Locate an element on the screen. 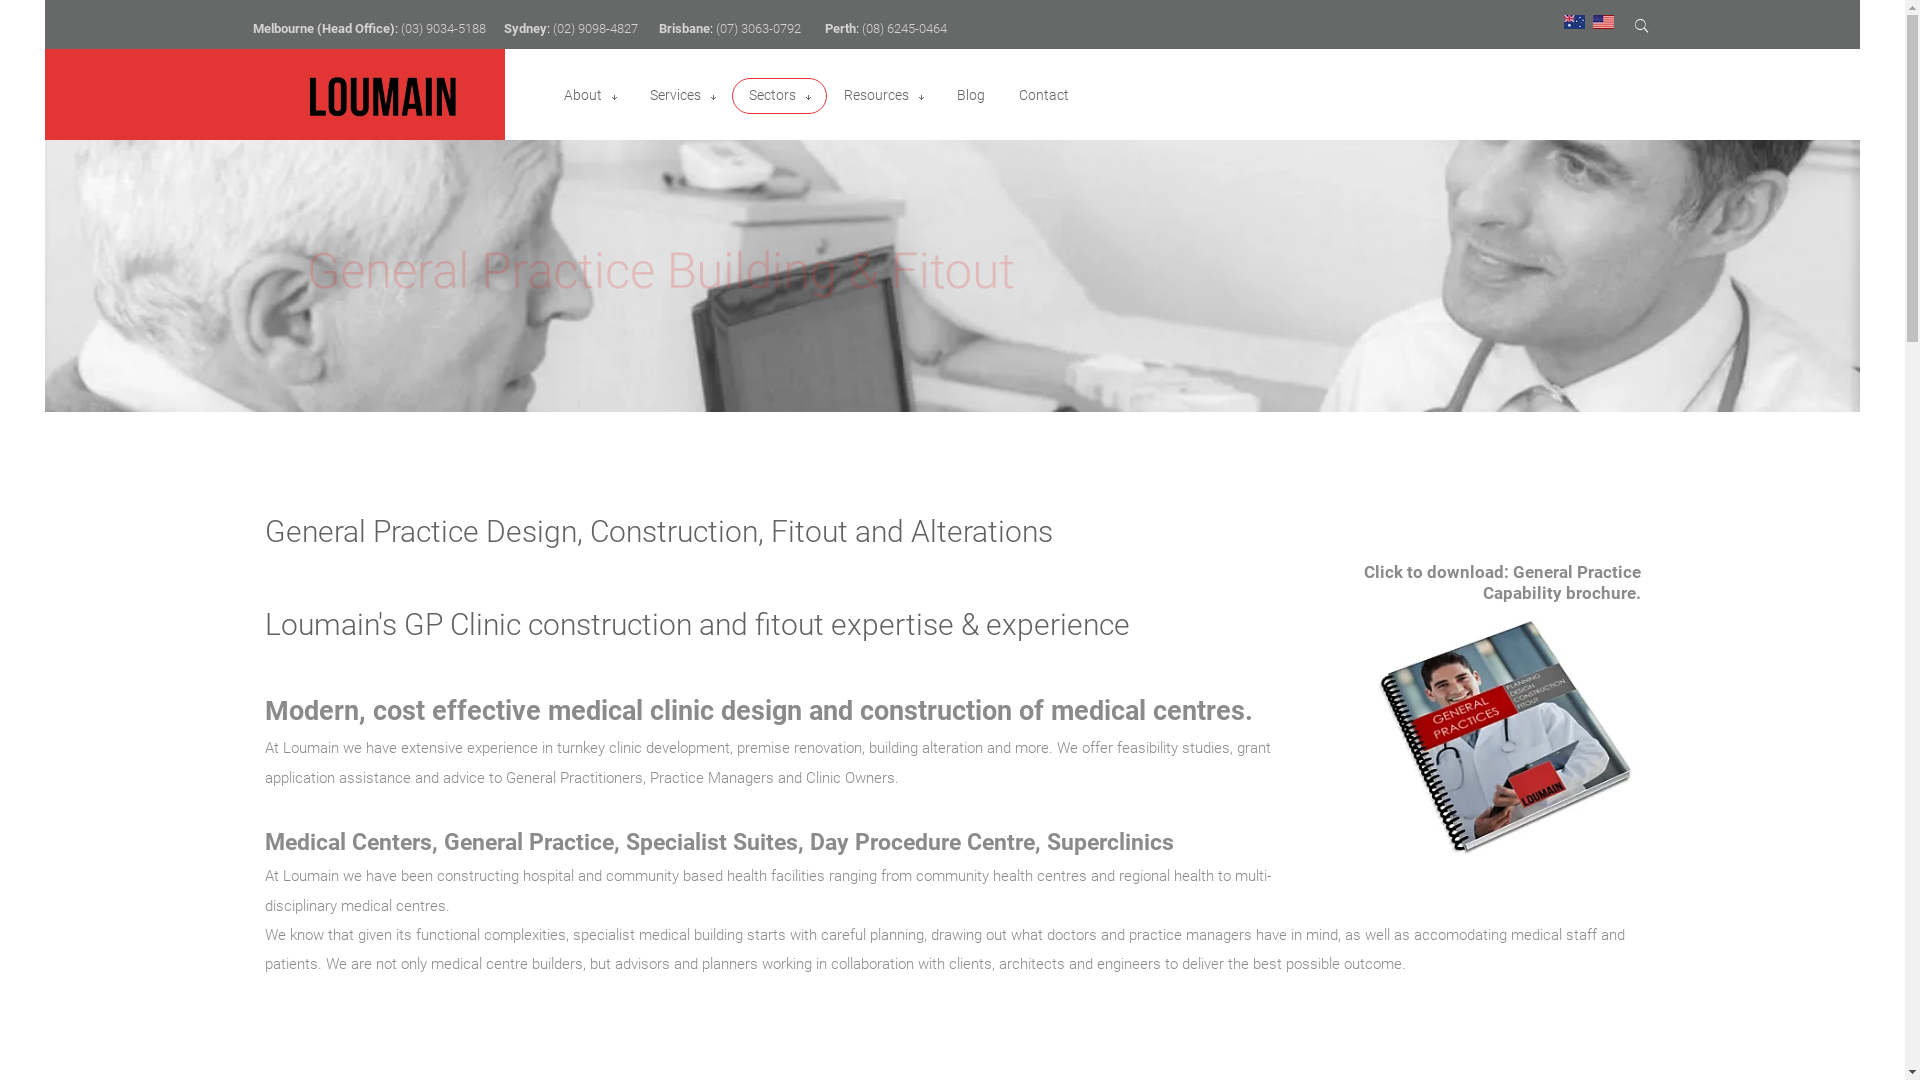  'Blog' is located at coordinates (954, 95).